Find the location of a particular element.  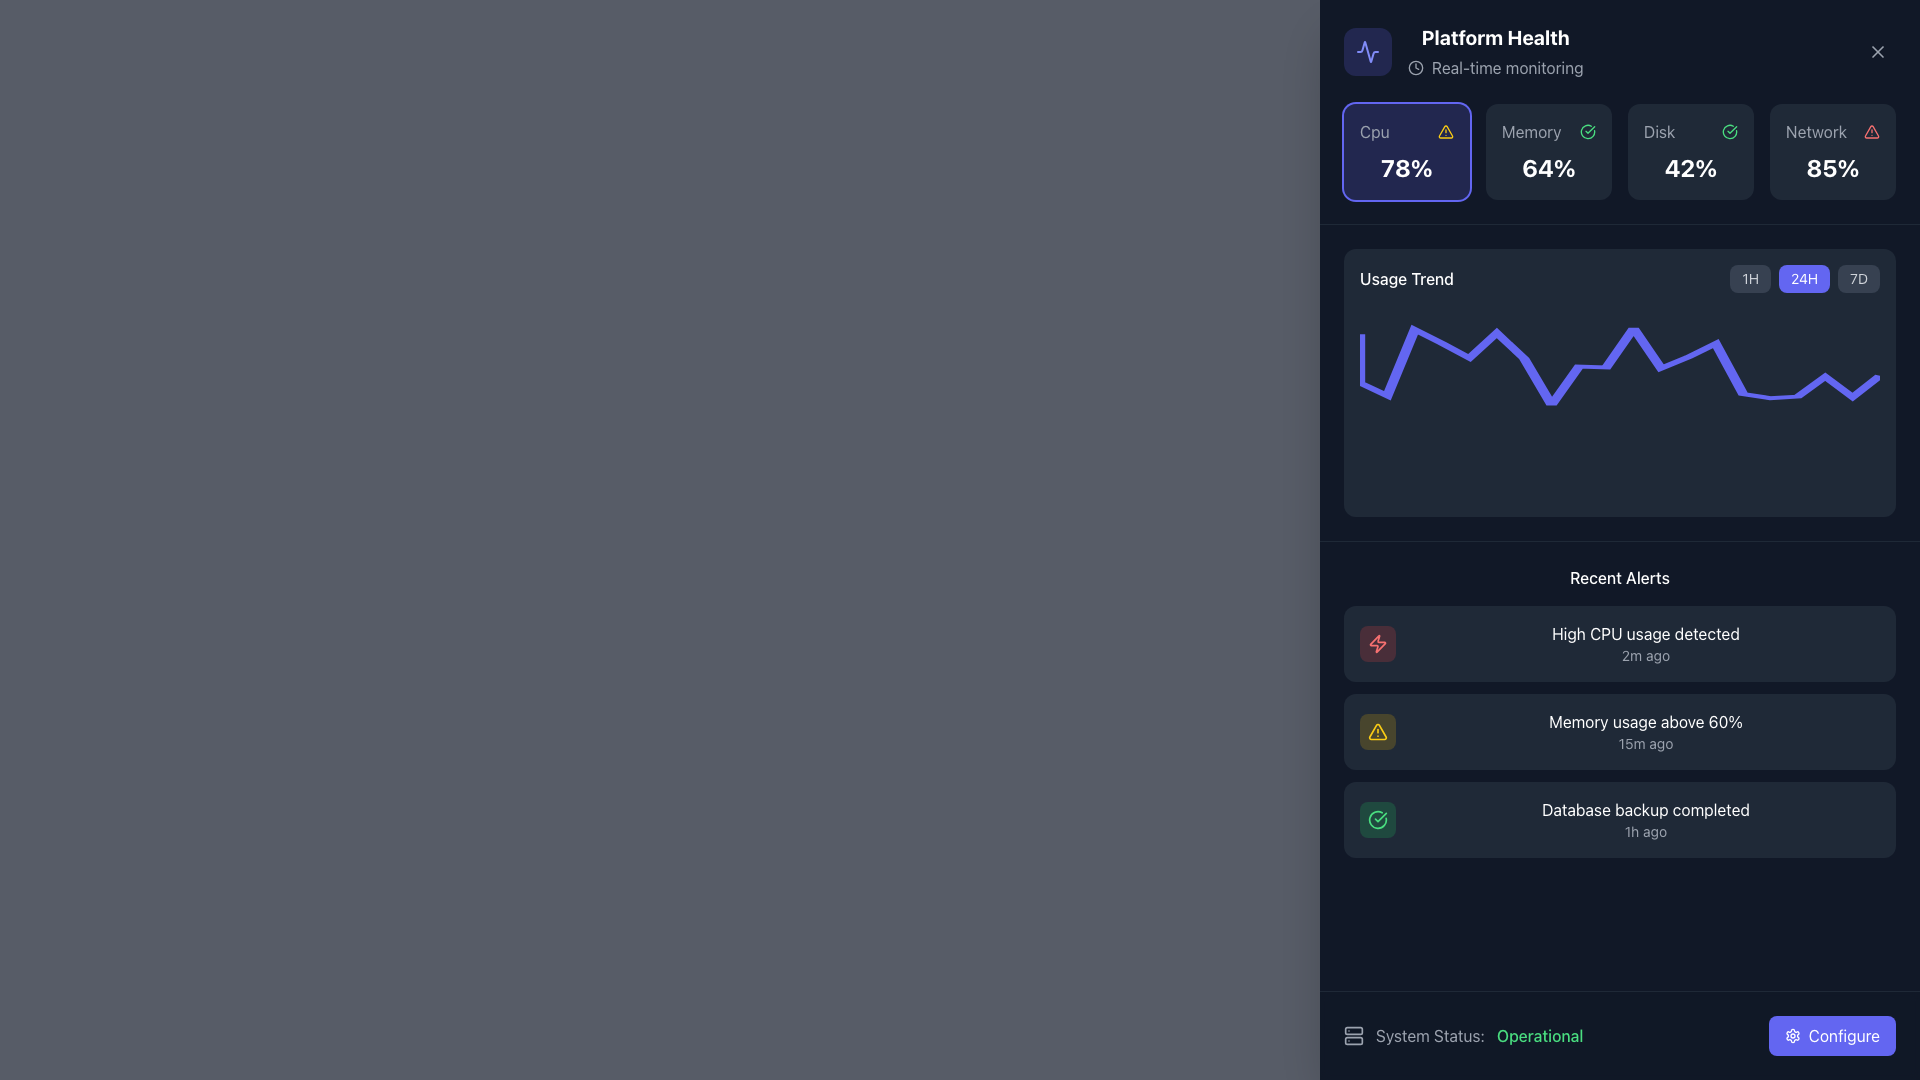

the lightning bolt icon with a red stroke located in the upper left corner of the 'Recent Alerts' card is located at coordinates (1376, 644).